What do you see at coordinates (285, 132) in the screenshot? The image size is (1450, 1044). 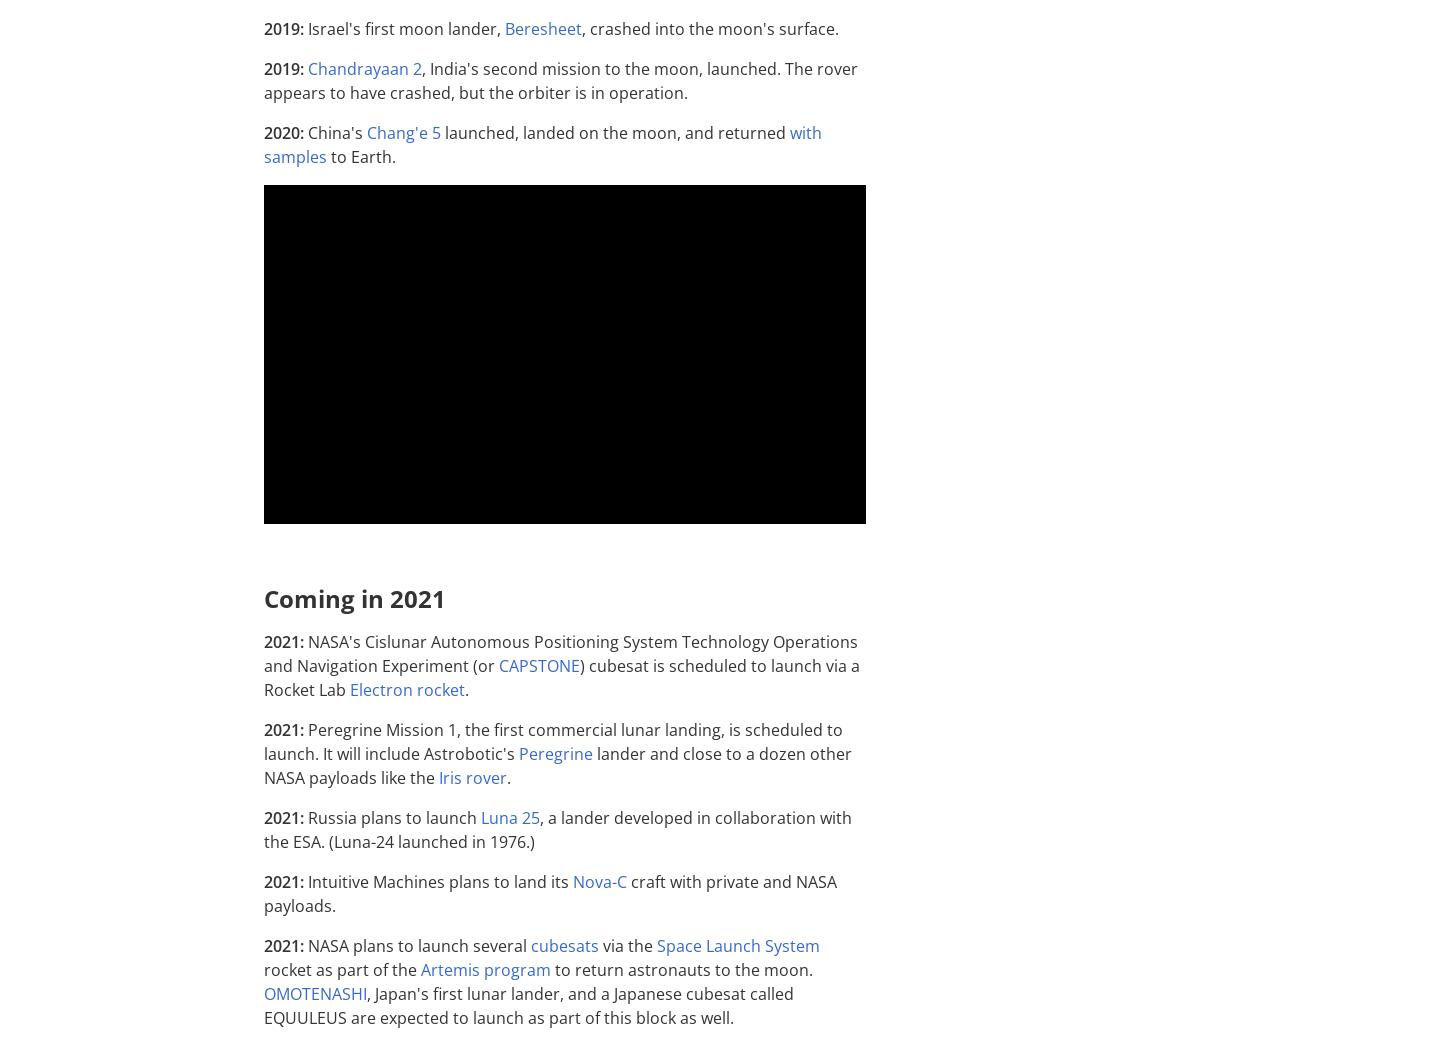 I see `'2020:'` at bounding box center [285, 132].